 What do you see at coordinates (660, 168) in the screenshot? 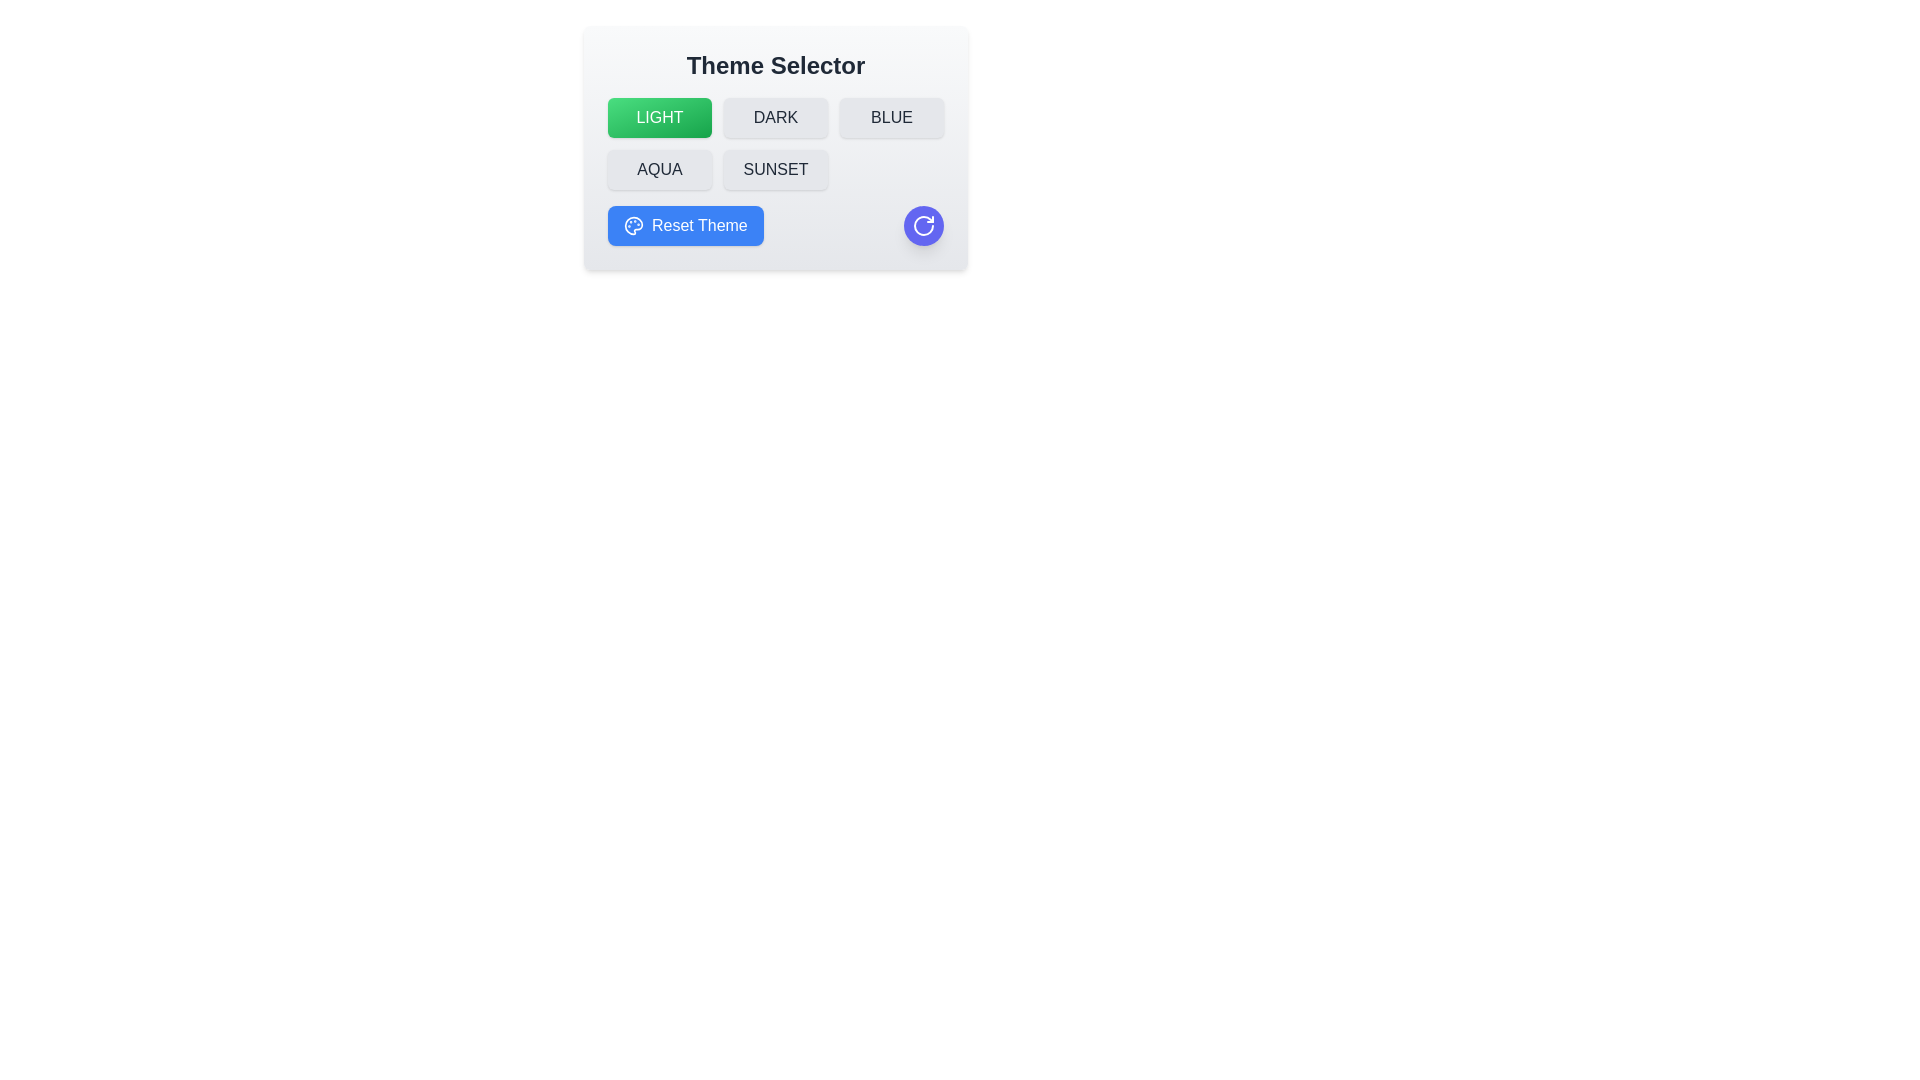
I see `the theme button corresponding to AQUA` at bounding box center [660, 168].